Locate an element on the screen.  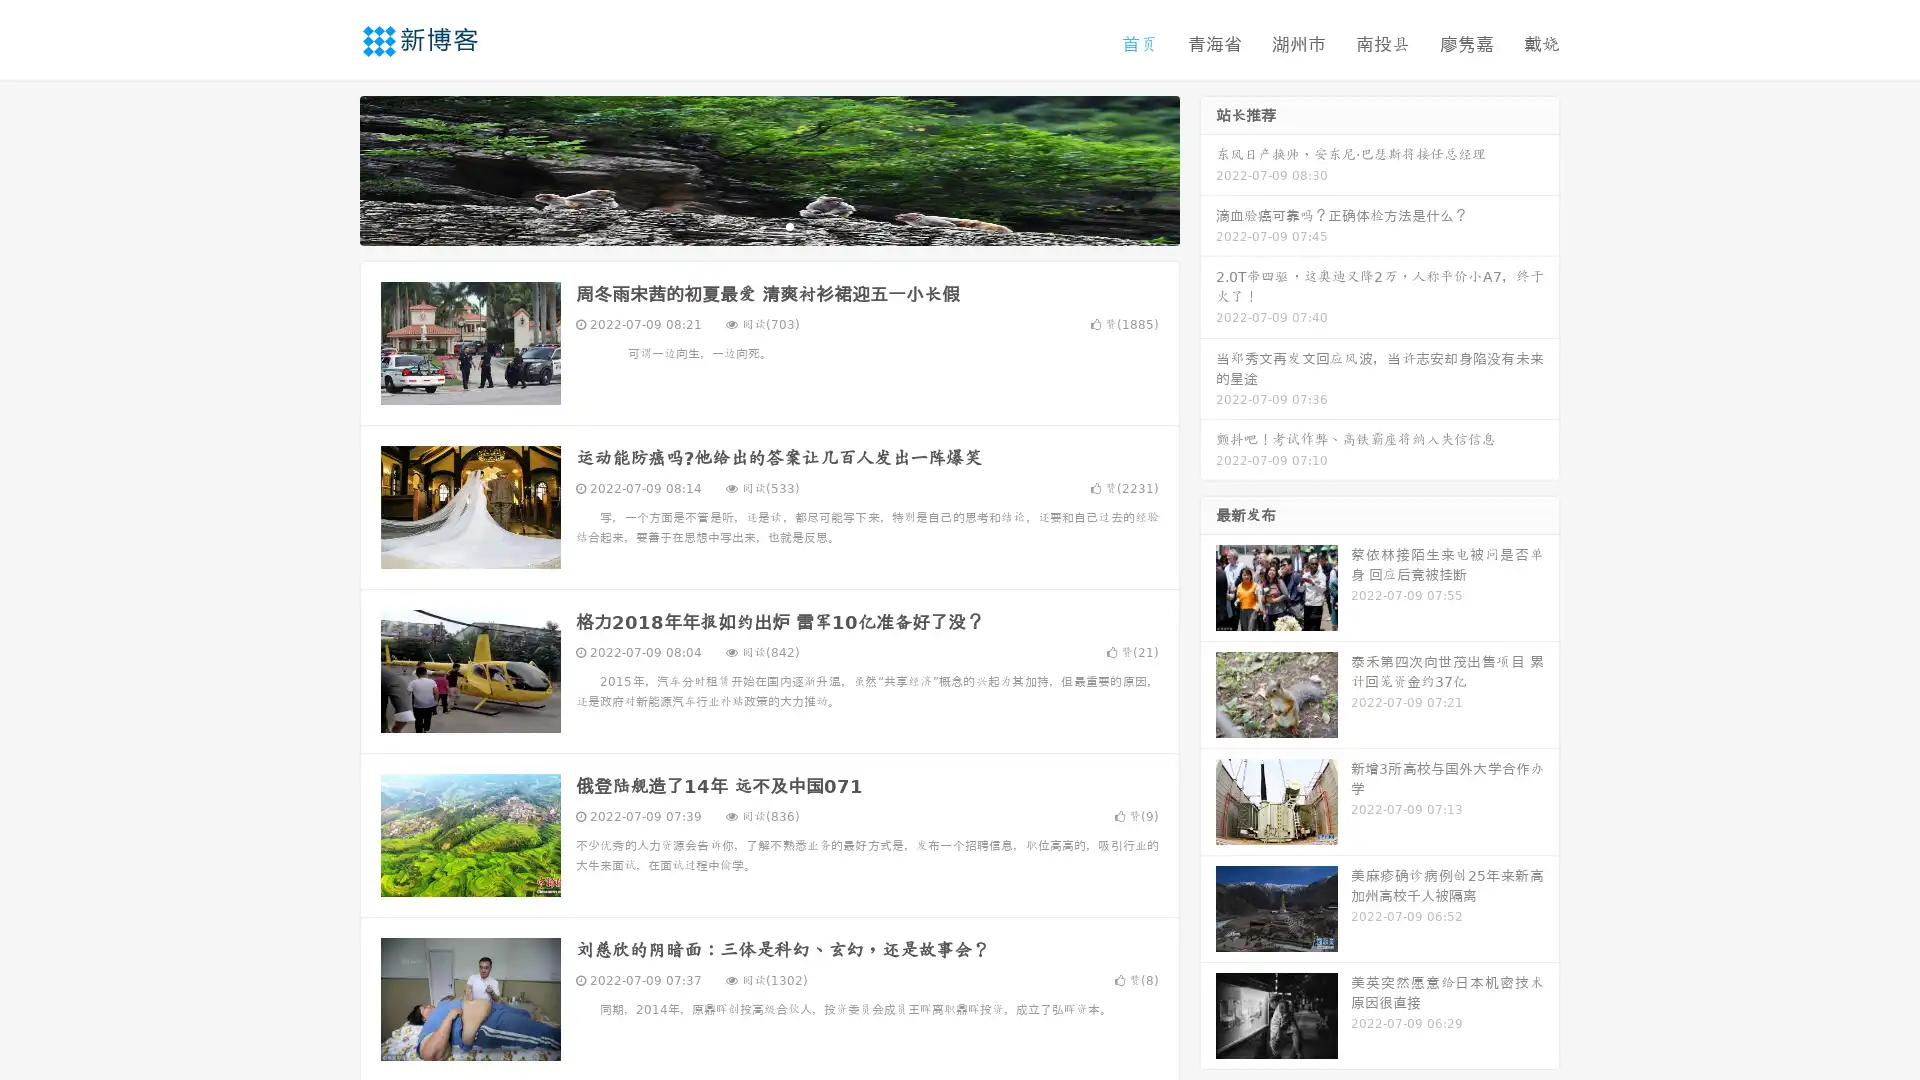
Go to slide 1 is located at coordinates (748, 225).